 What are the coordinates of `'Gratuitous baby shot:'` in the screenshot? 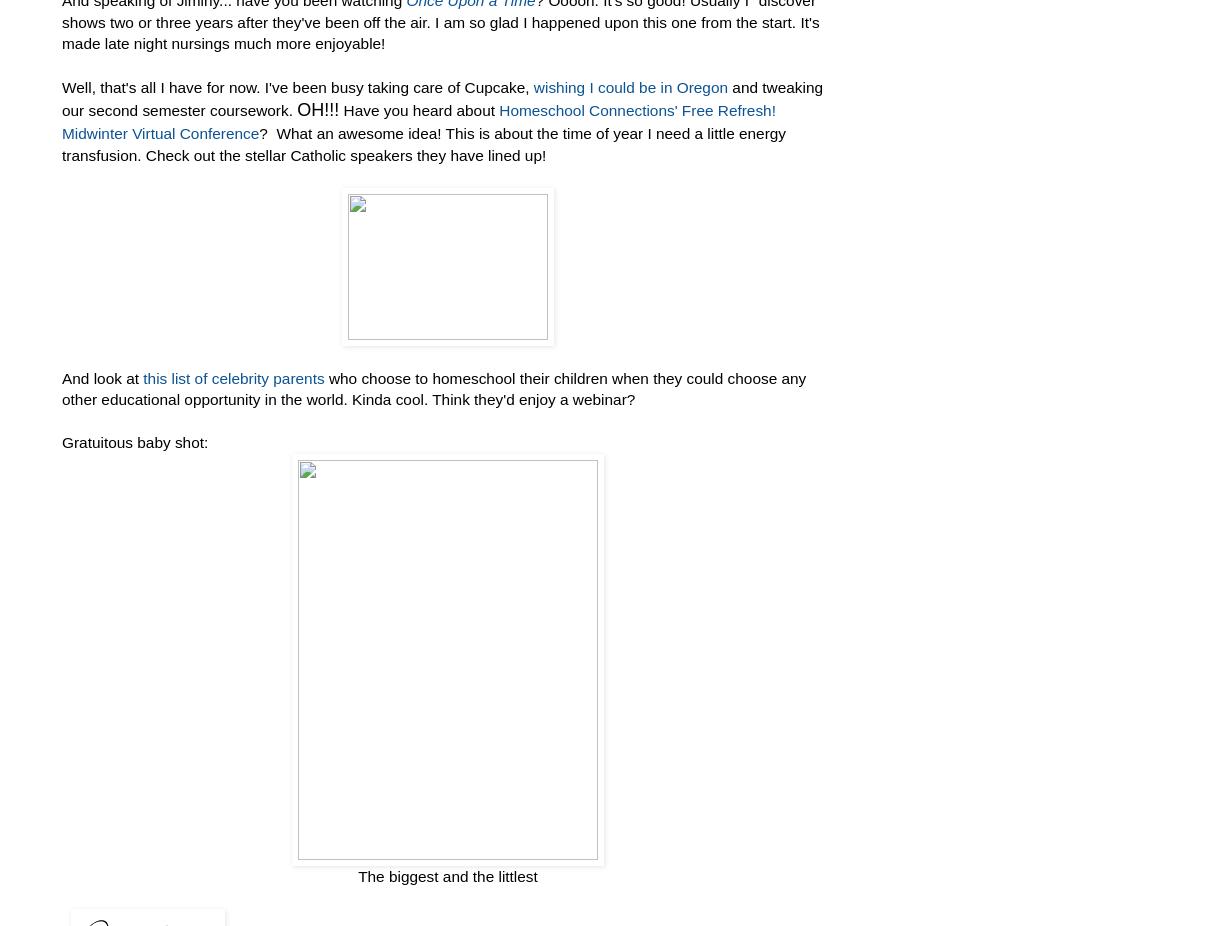 It's located at (134, 442).